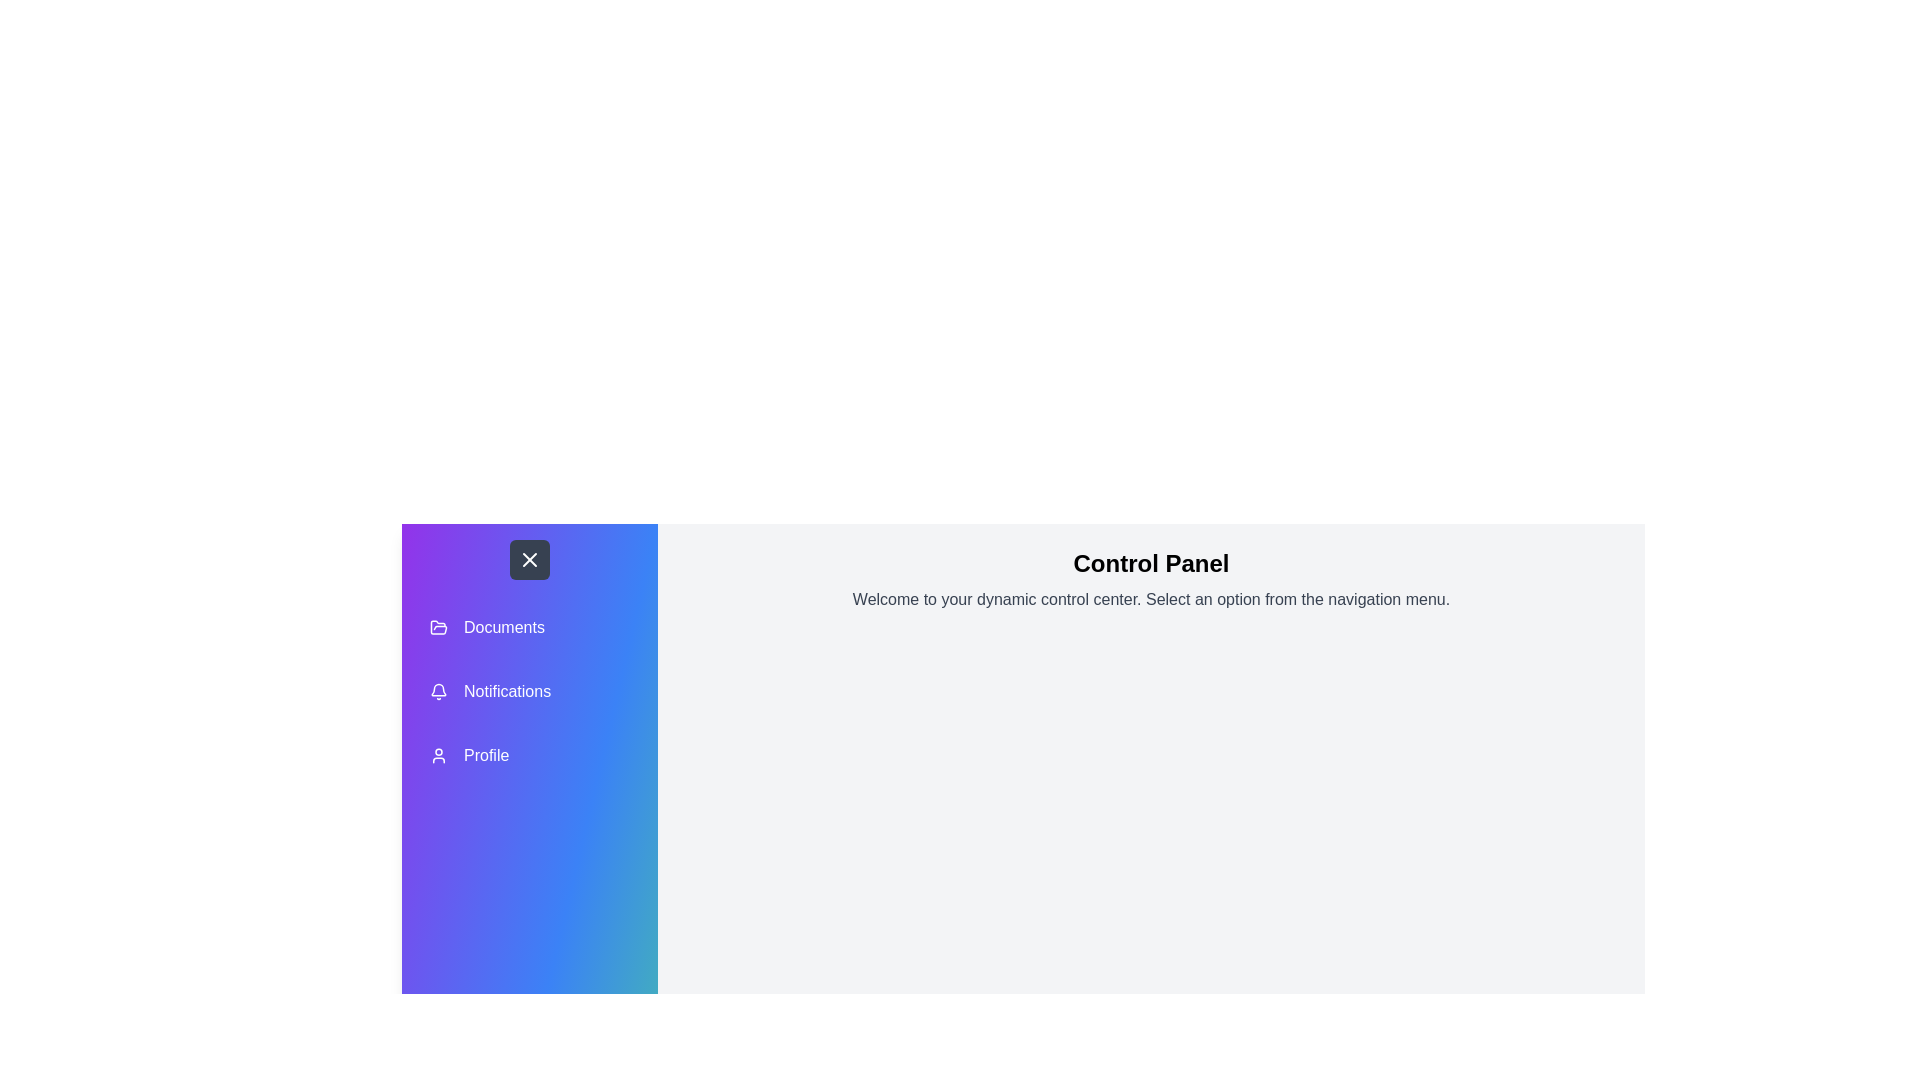 This screenshot has width=1920, height=1080. What do you see at coordinates (529, 627) in the screenshot?
I see `the 'Documents' menu item in the sidebar` at bounding box center [529, 627].